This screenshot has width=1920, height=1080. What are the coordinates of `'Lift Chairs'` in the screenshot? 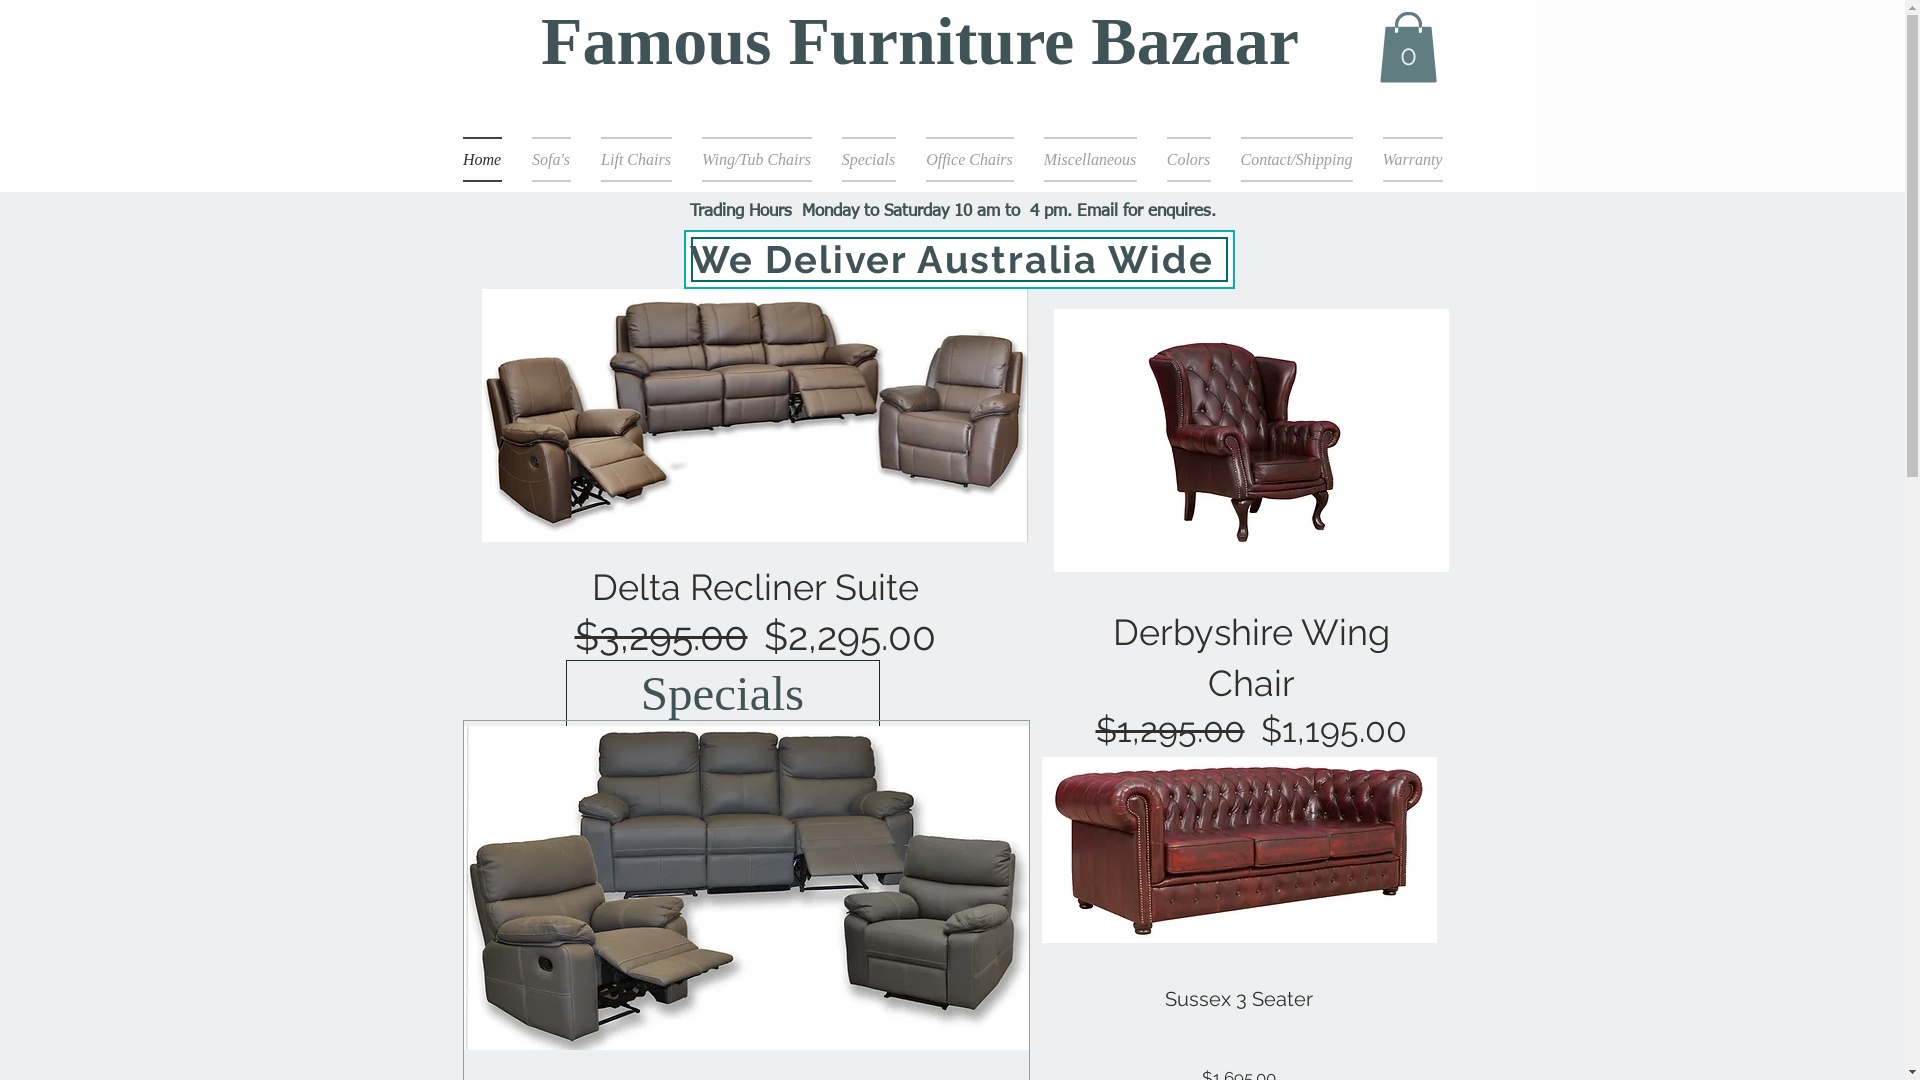 It's located at (635, 158).